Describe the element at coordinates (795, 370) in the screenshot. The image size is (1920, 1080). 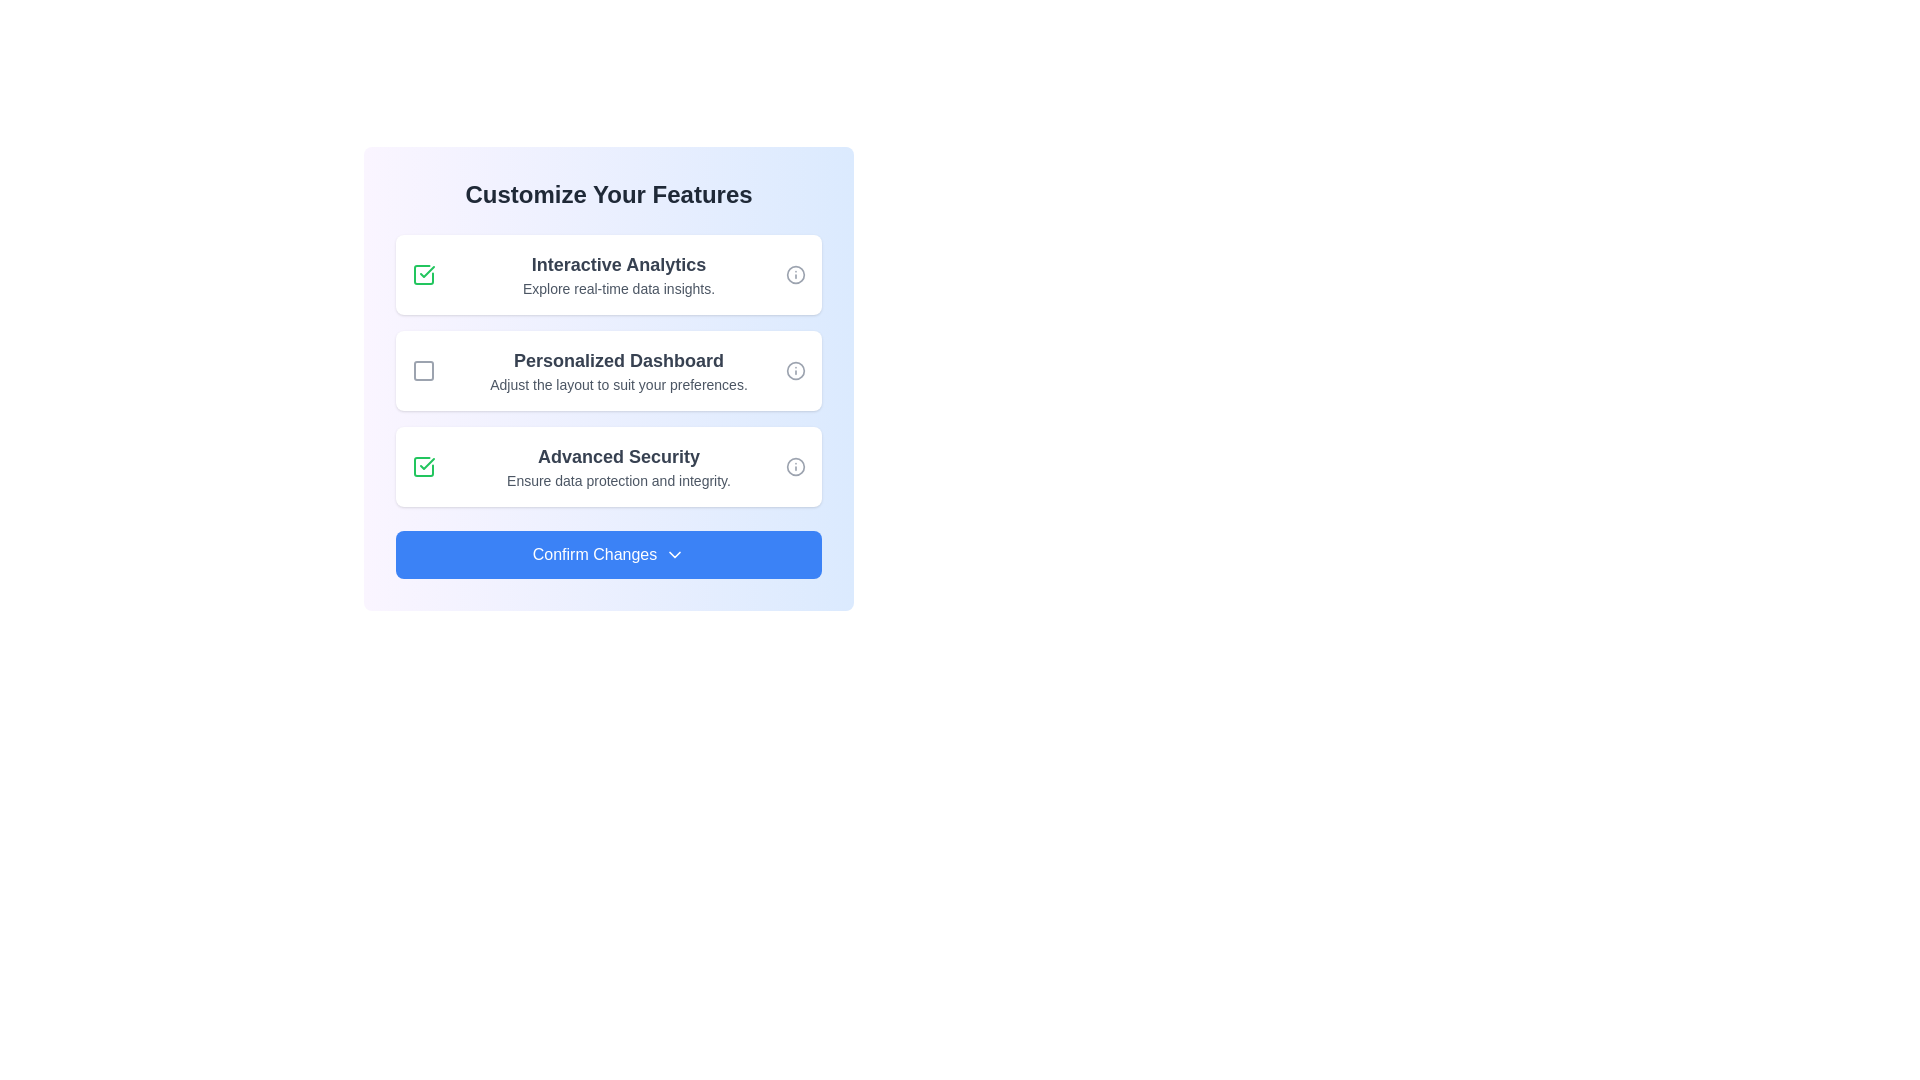
I see `the circular vector graphic icon located within the 'Customize Your Features' section, aligned to the right of 'Personalized Dashboard'` at that location.